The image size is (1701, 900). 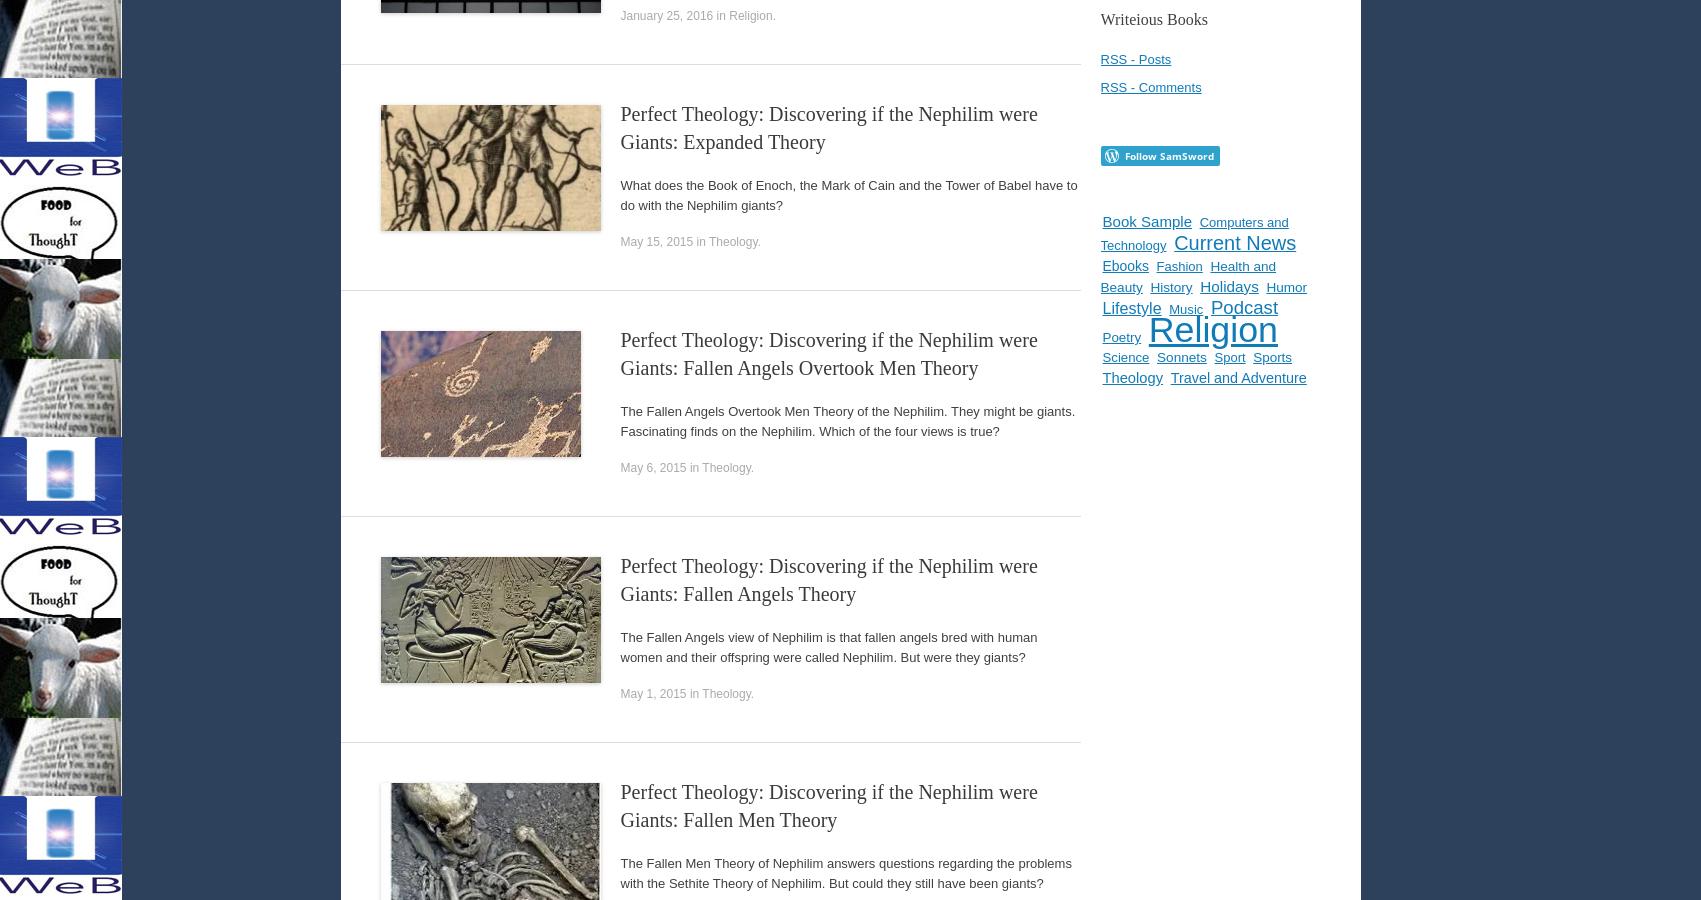 I want to click on 'The Fallen Men Theory of Nephilim answers questions regarding the problems with the Sethite Theory of Nephilim. But could they still have been giants?', so click(x=845, y=872).